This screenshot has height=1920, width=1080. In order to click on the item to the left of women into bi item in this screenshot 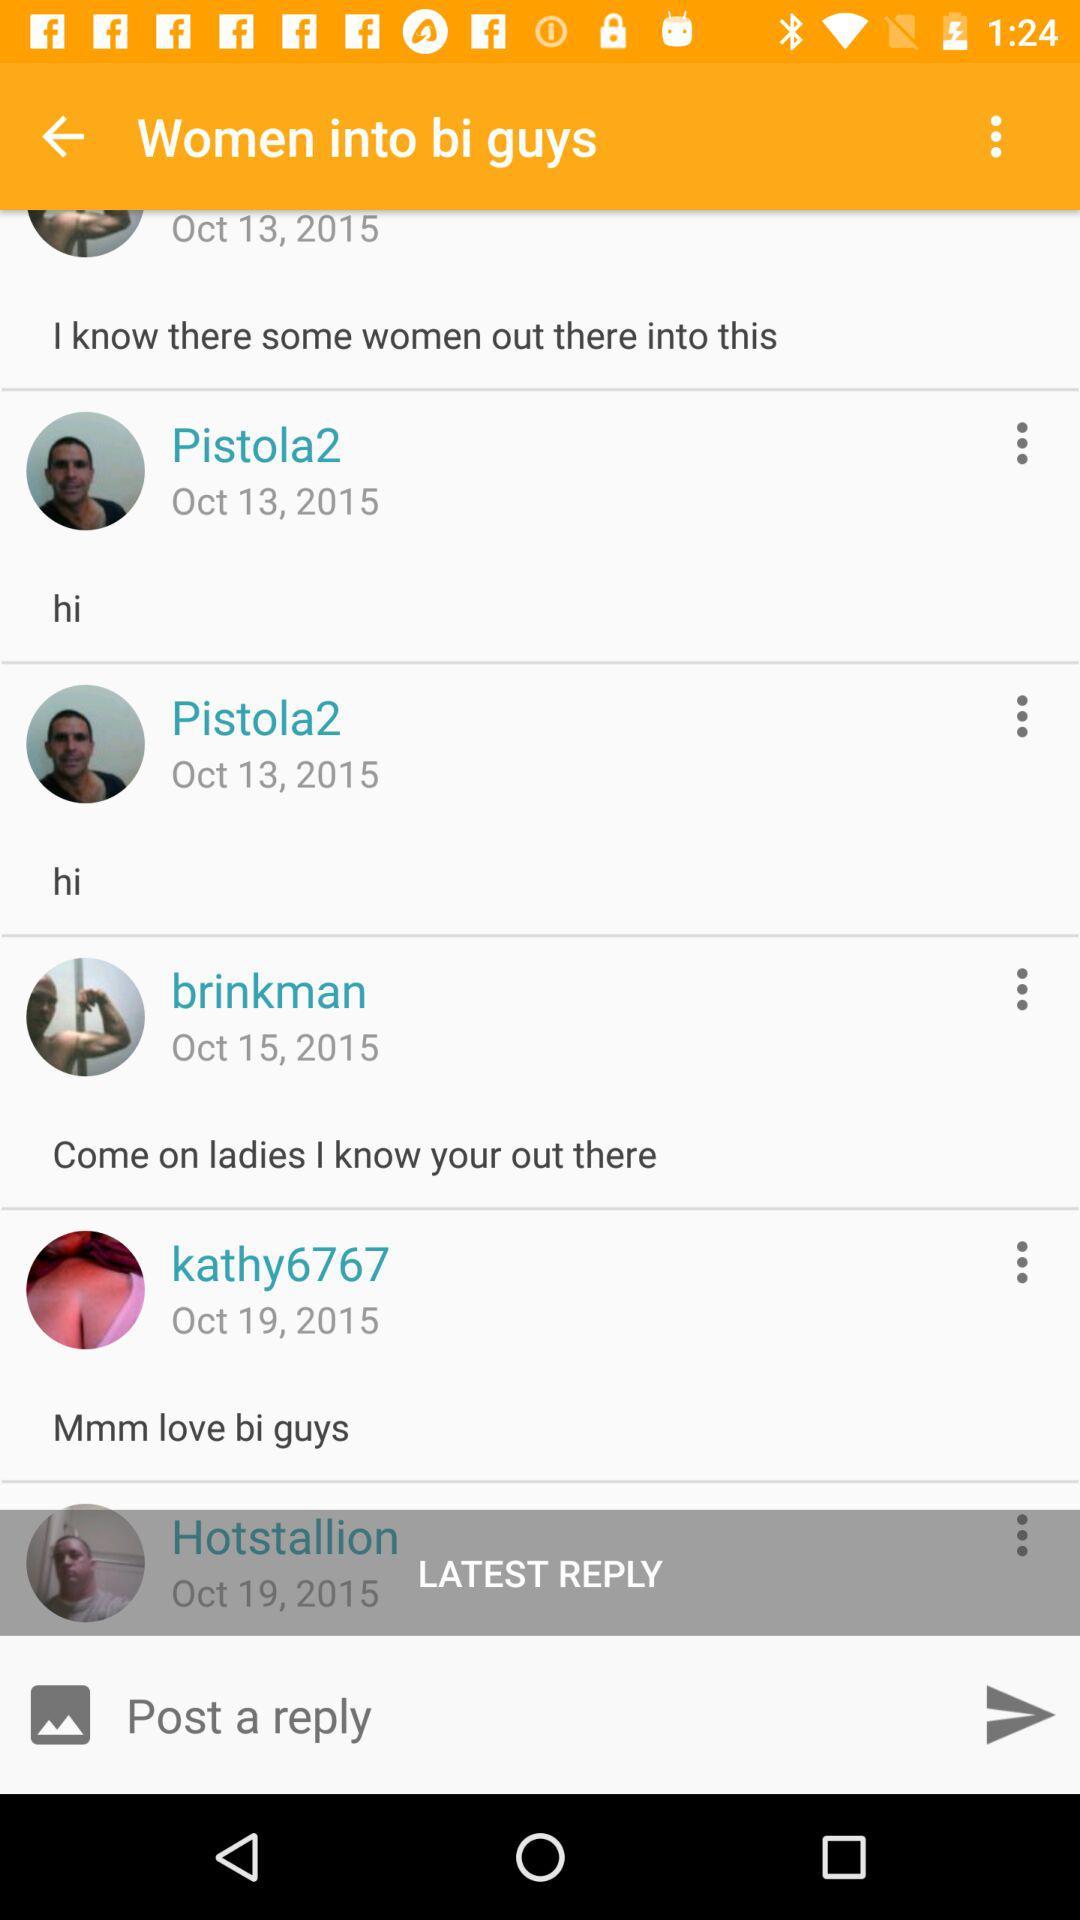, I will do `click(61, 135)`.